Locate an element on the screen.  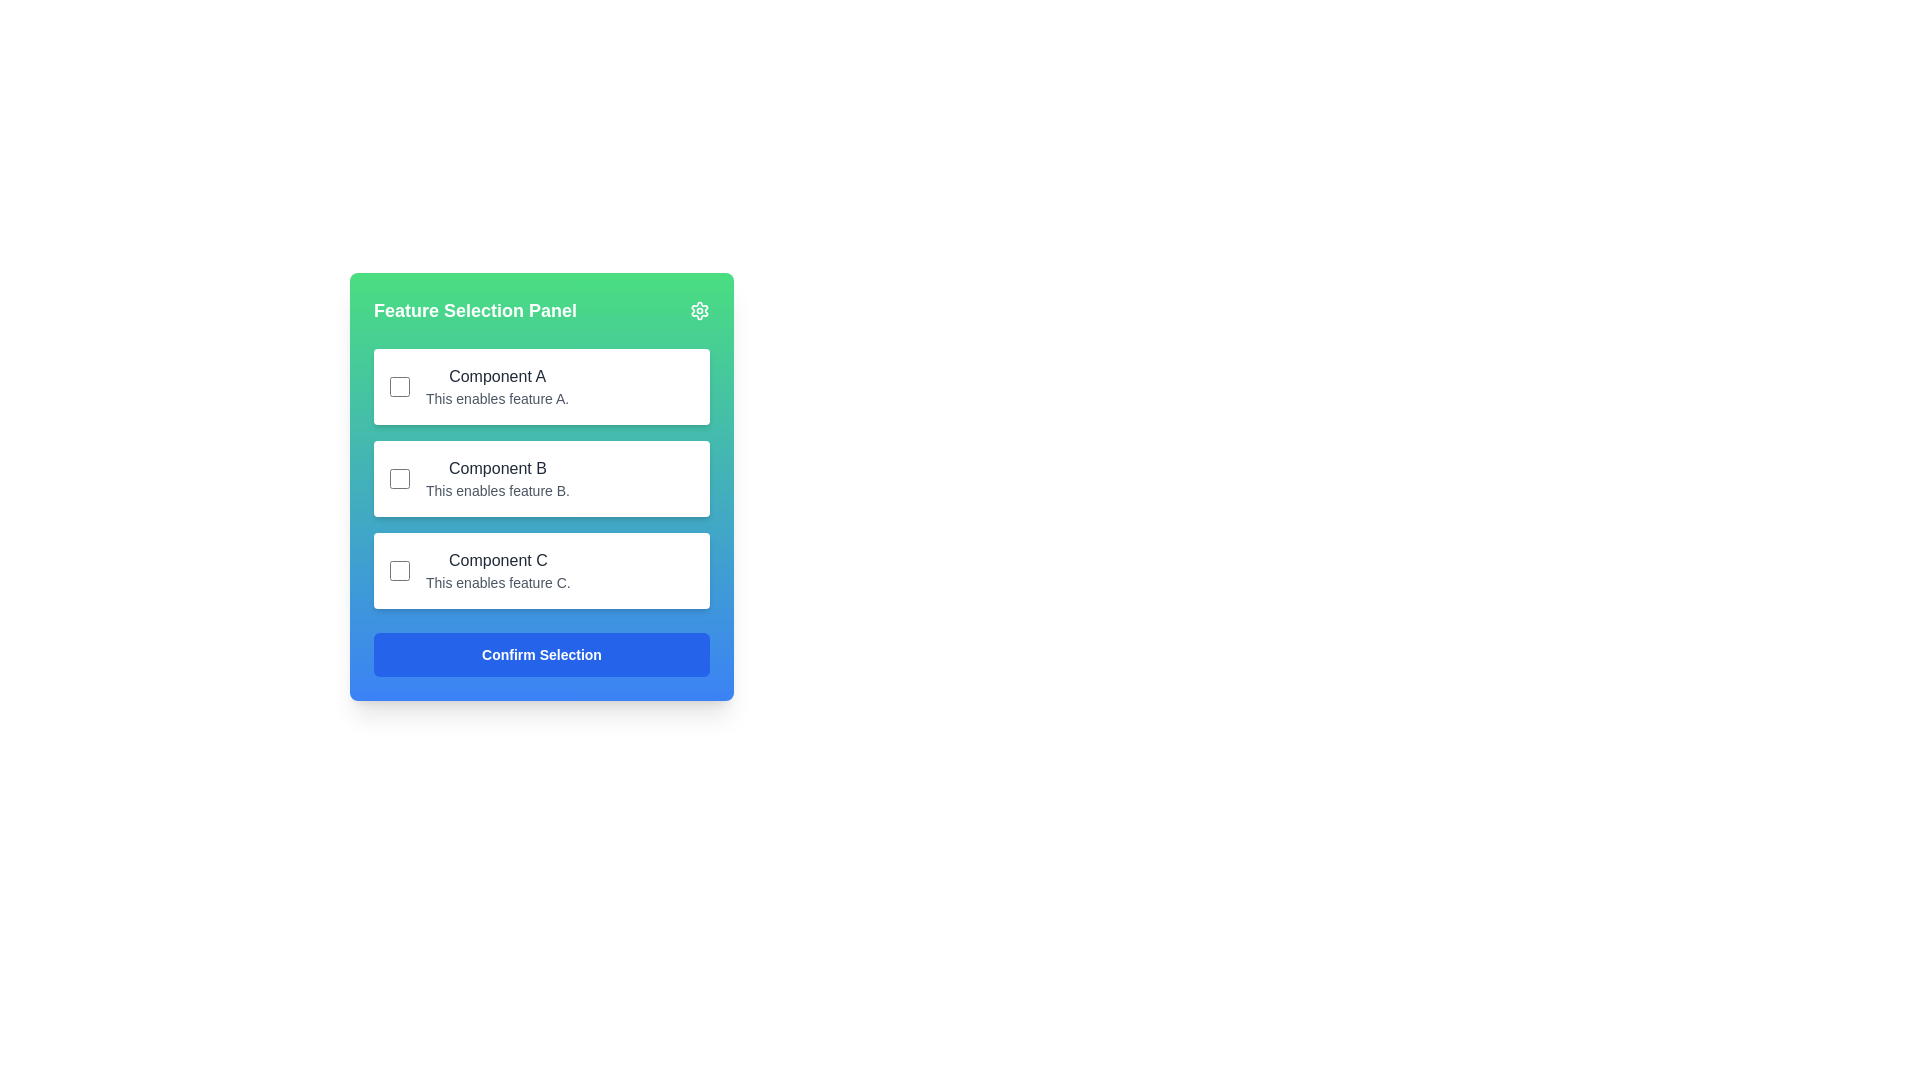
the settings icon located at the top-right corner of the 'Feature Selection Panel' is located at coordinates (700, 311).